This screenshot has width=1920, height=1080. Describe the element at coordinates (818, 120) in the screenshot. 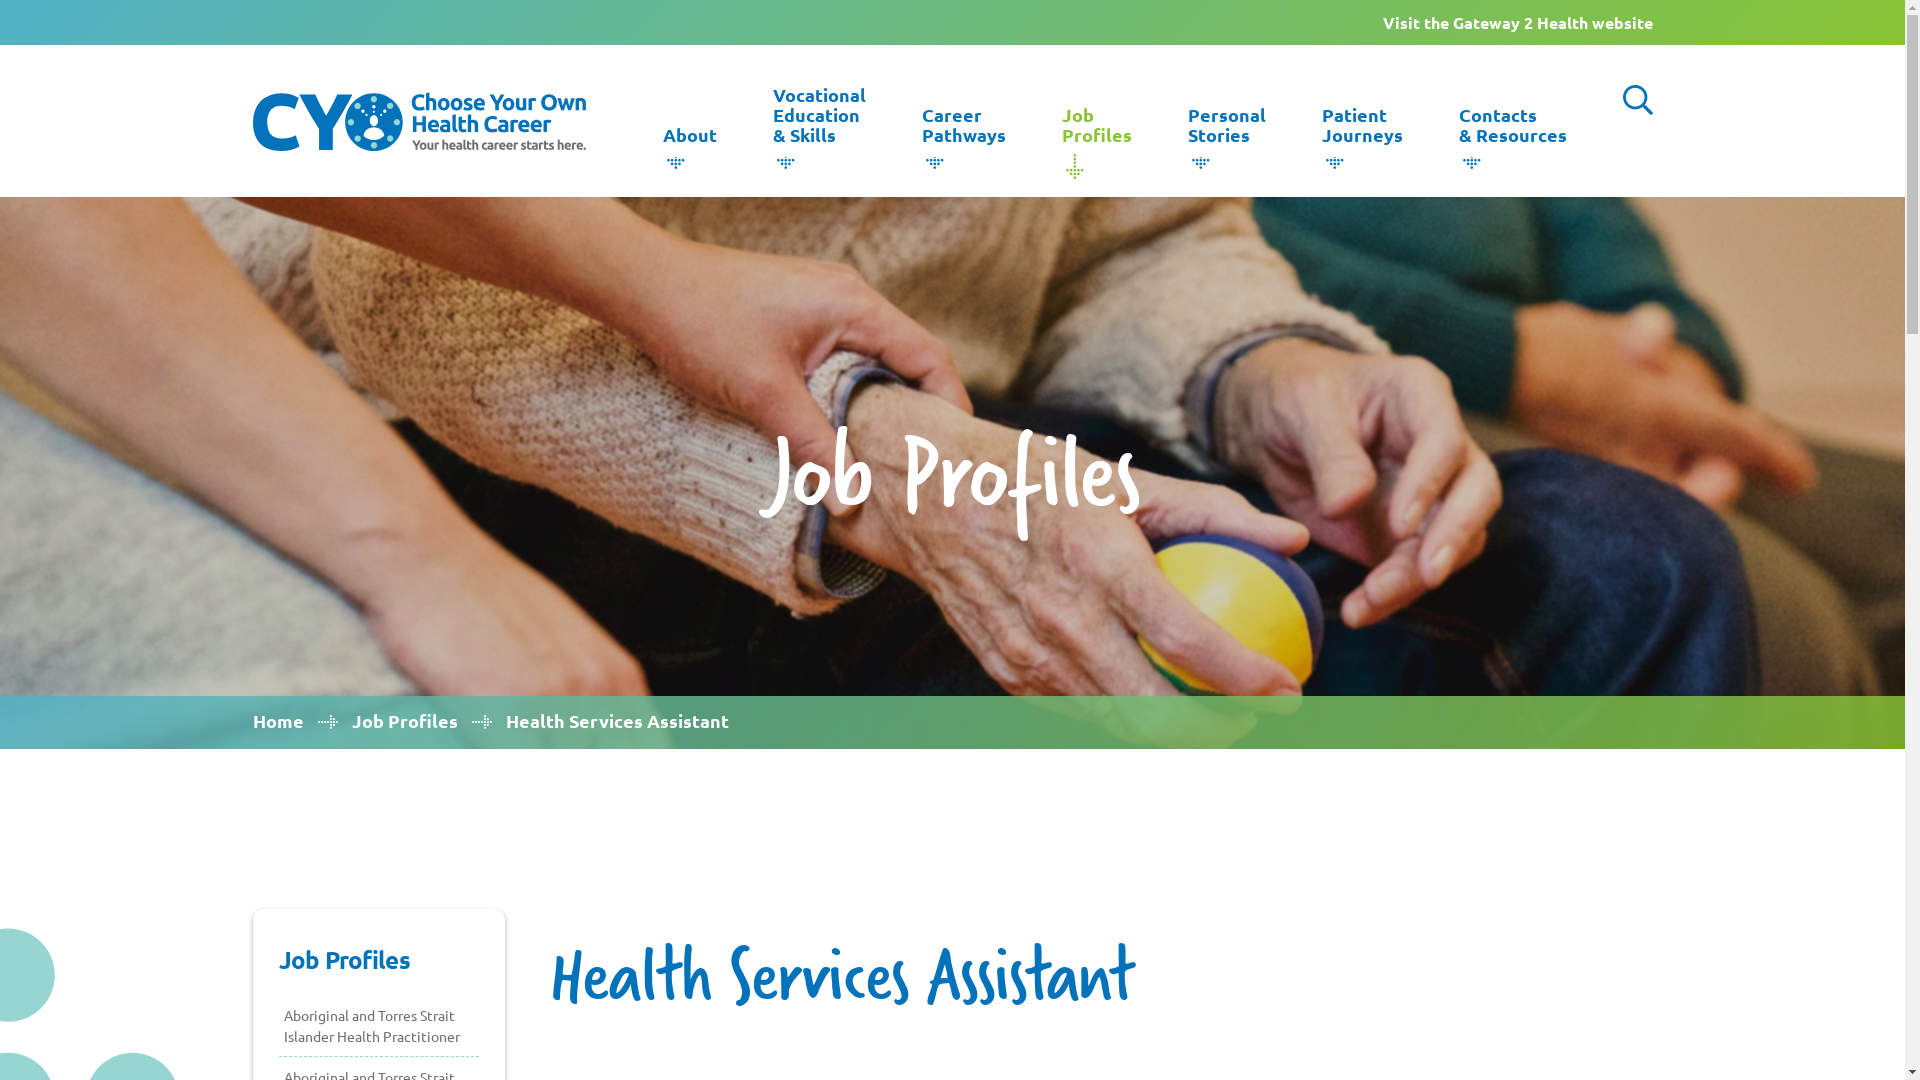

I see `'Vocational` at that location.